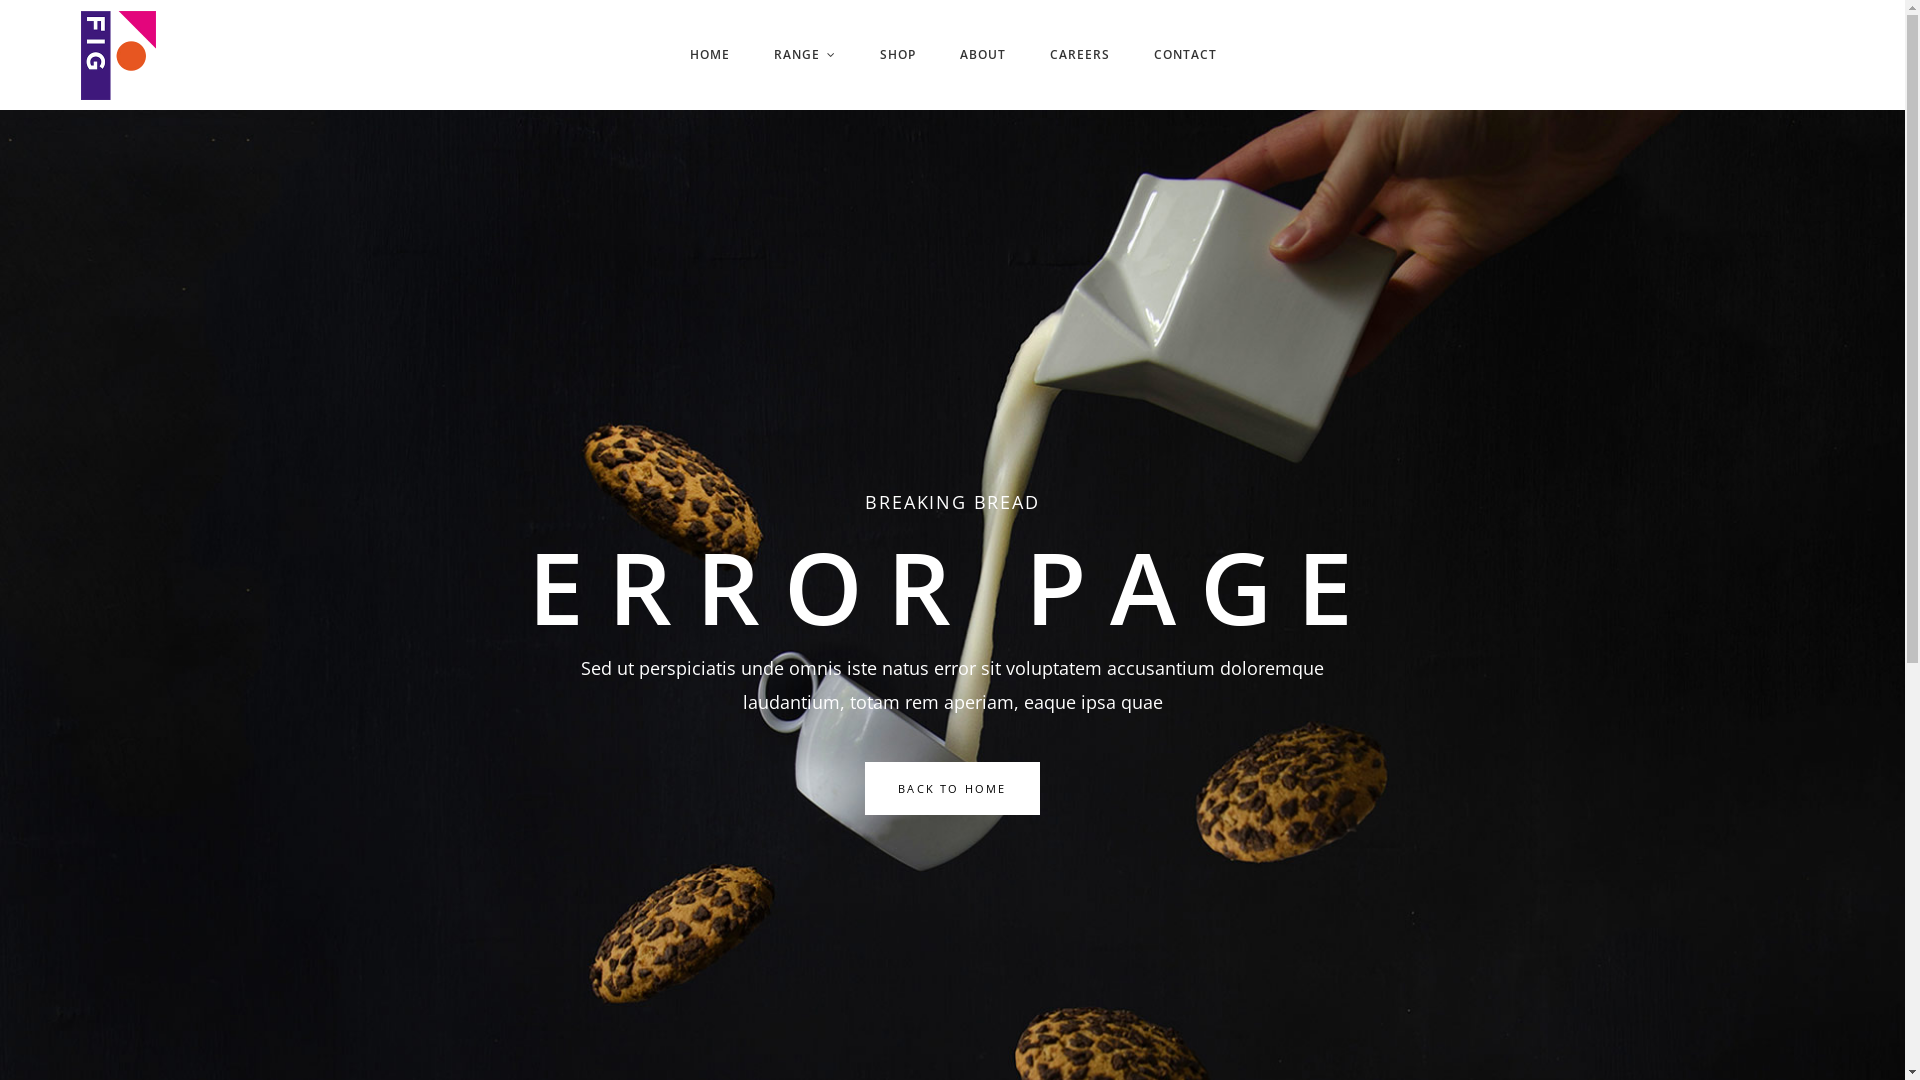 This screenshot has height=1080, width=1920. I want to click on 'CONTACT', so click(1132, 53).